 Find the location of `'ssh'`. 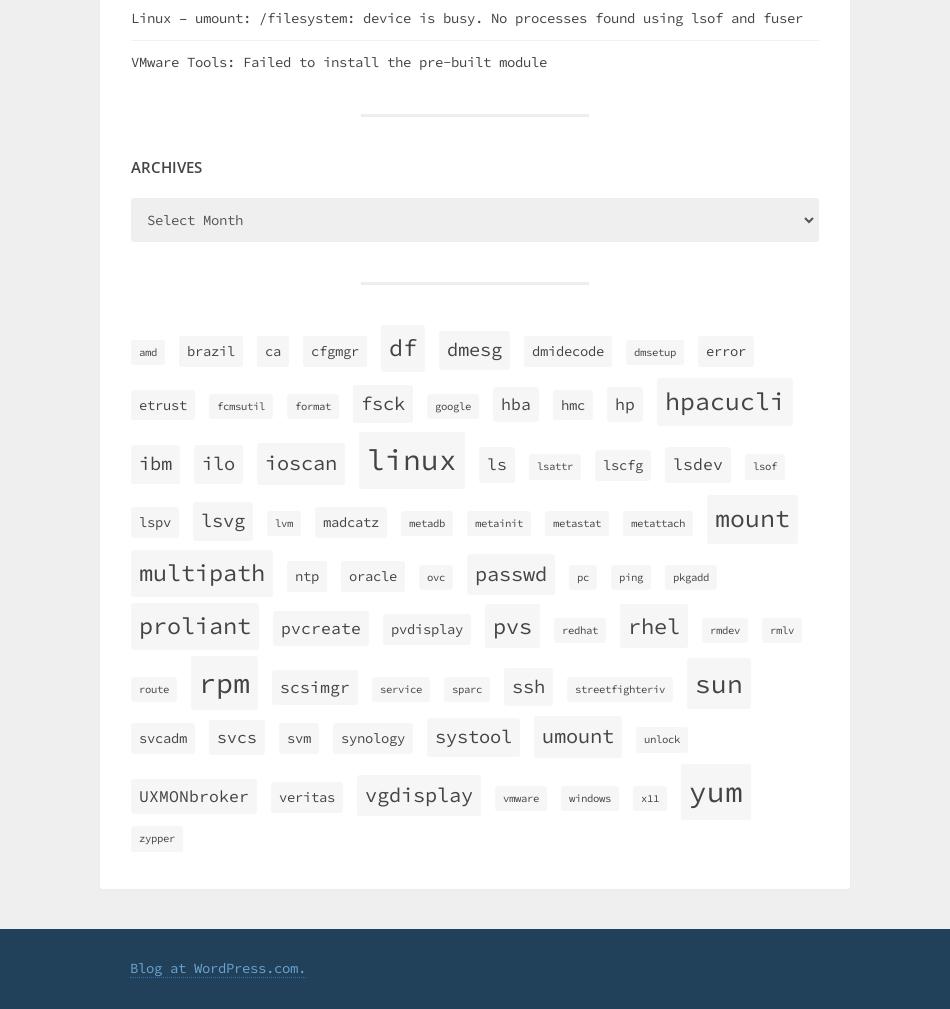

'ssh' is located at coordinates (528, 685).